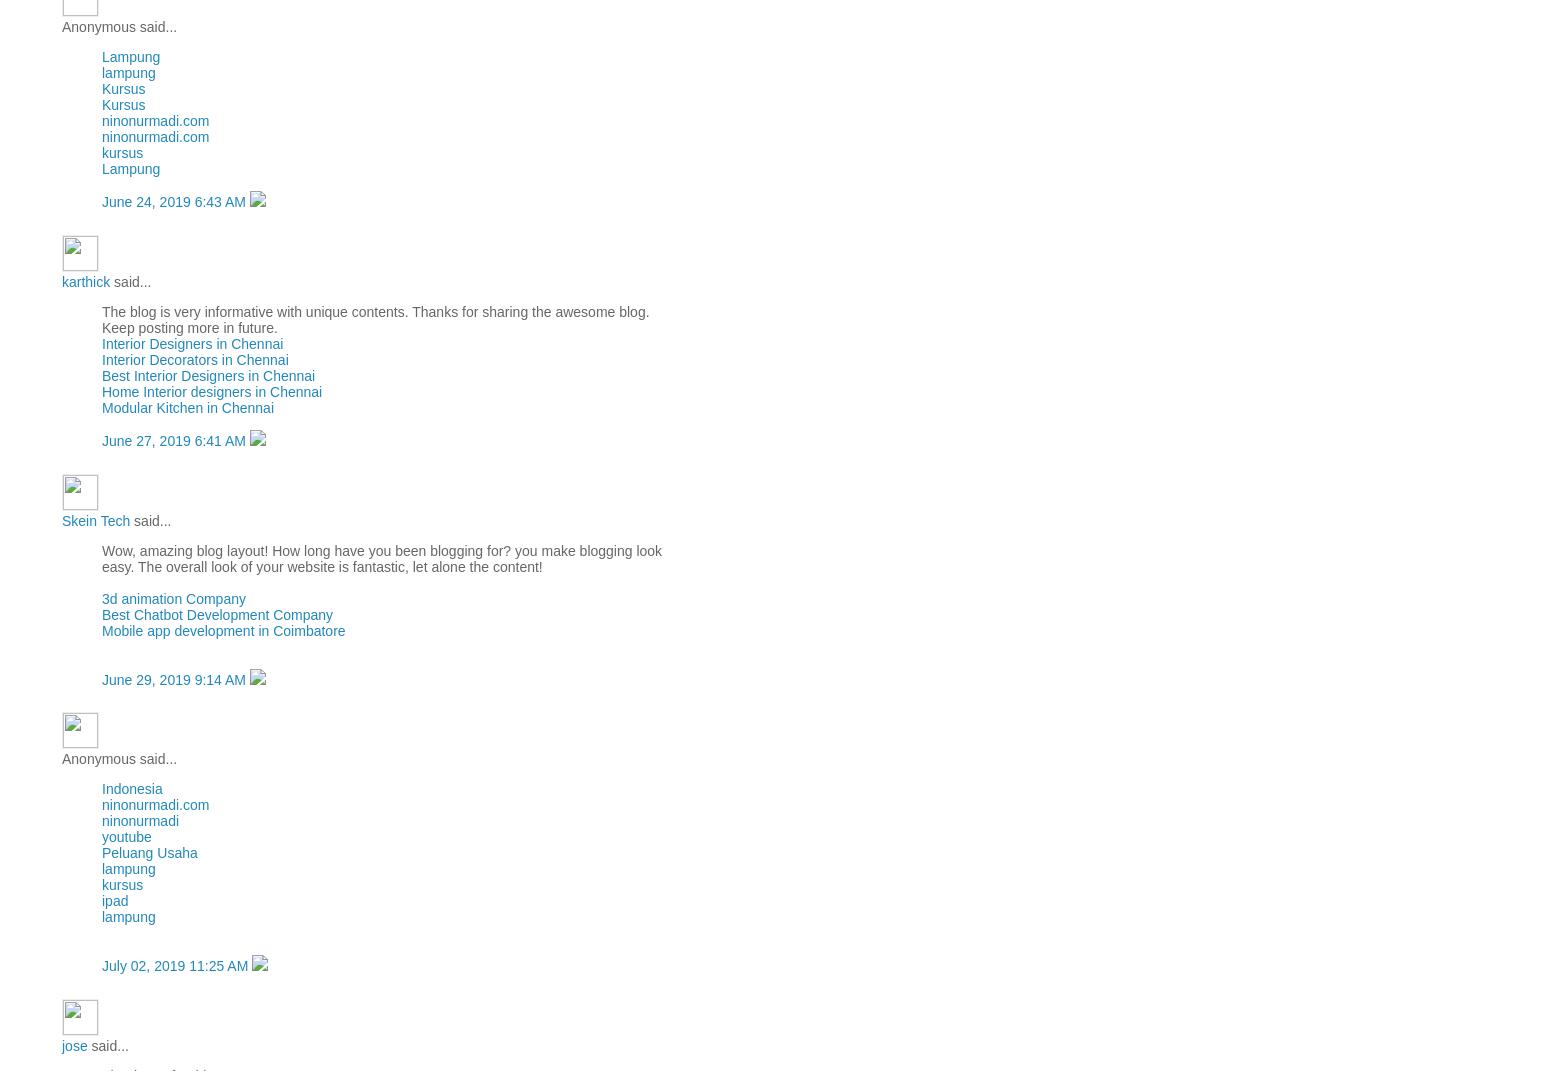 The height and width of the screenshot is (1071, 1545). Describe the element at coordinates (148, 853) in the screenshot. I see `'Peluang Usaha'` at that location.